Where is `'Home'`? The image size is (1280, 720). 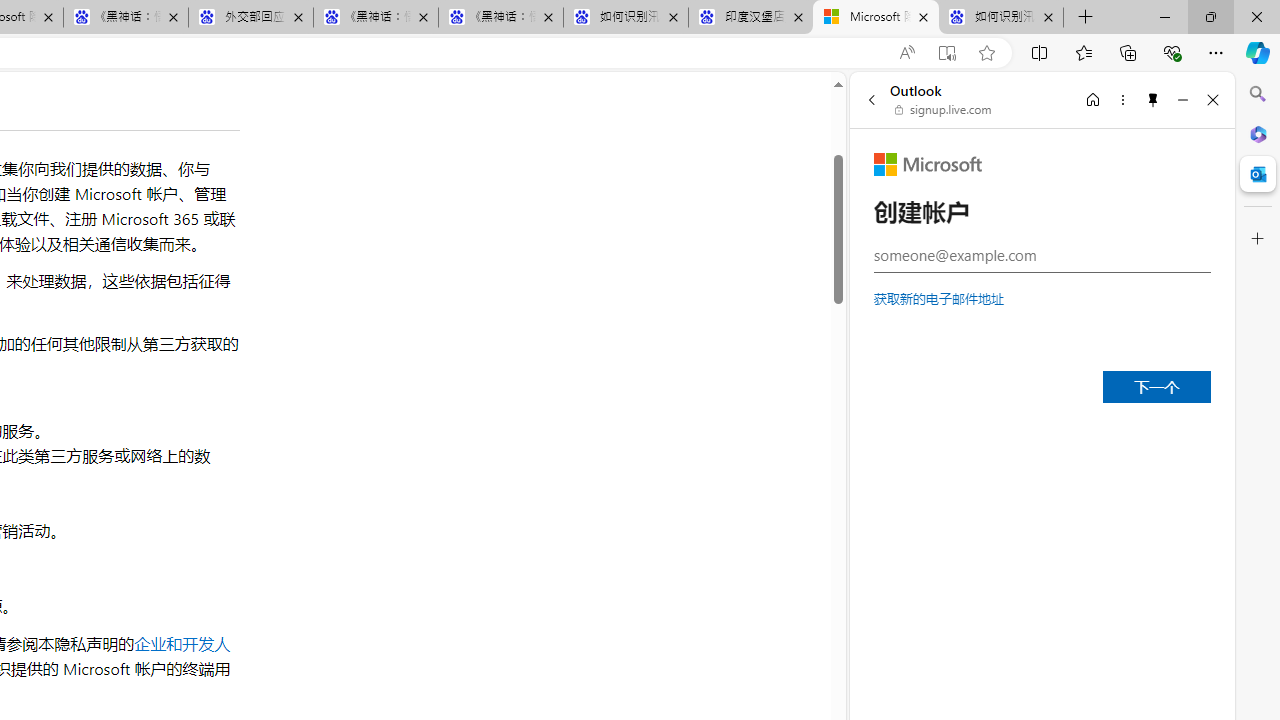 'Home' is located at coordinates (1092, 99).